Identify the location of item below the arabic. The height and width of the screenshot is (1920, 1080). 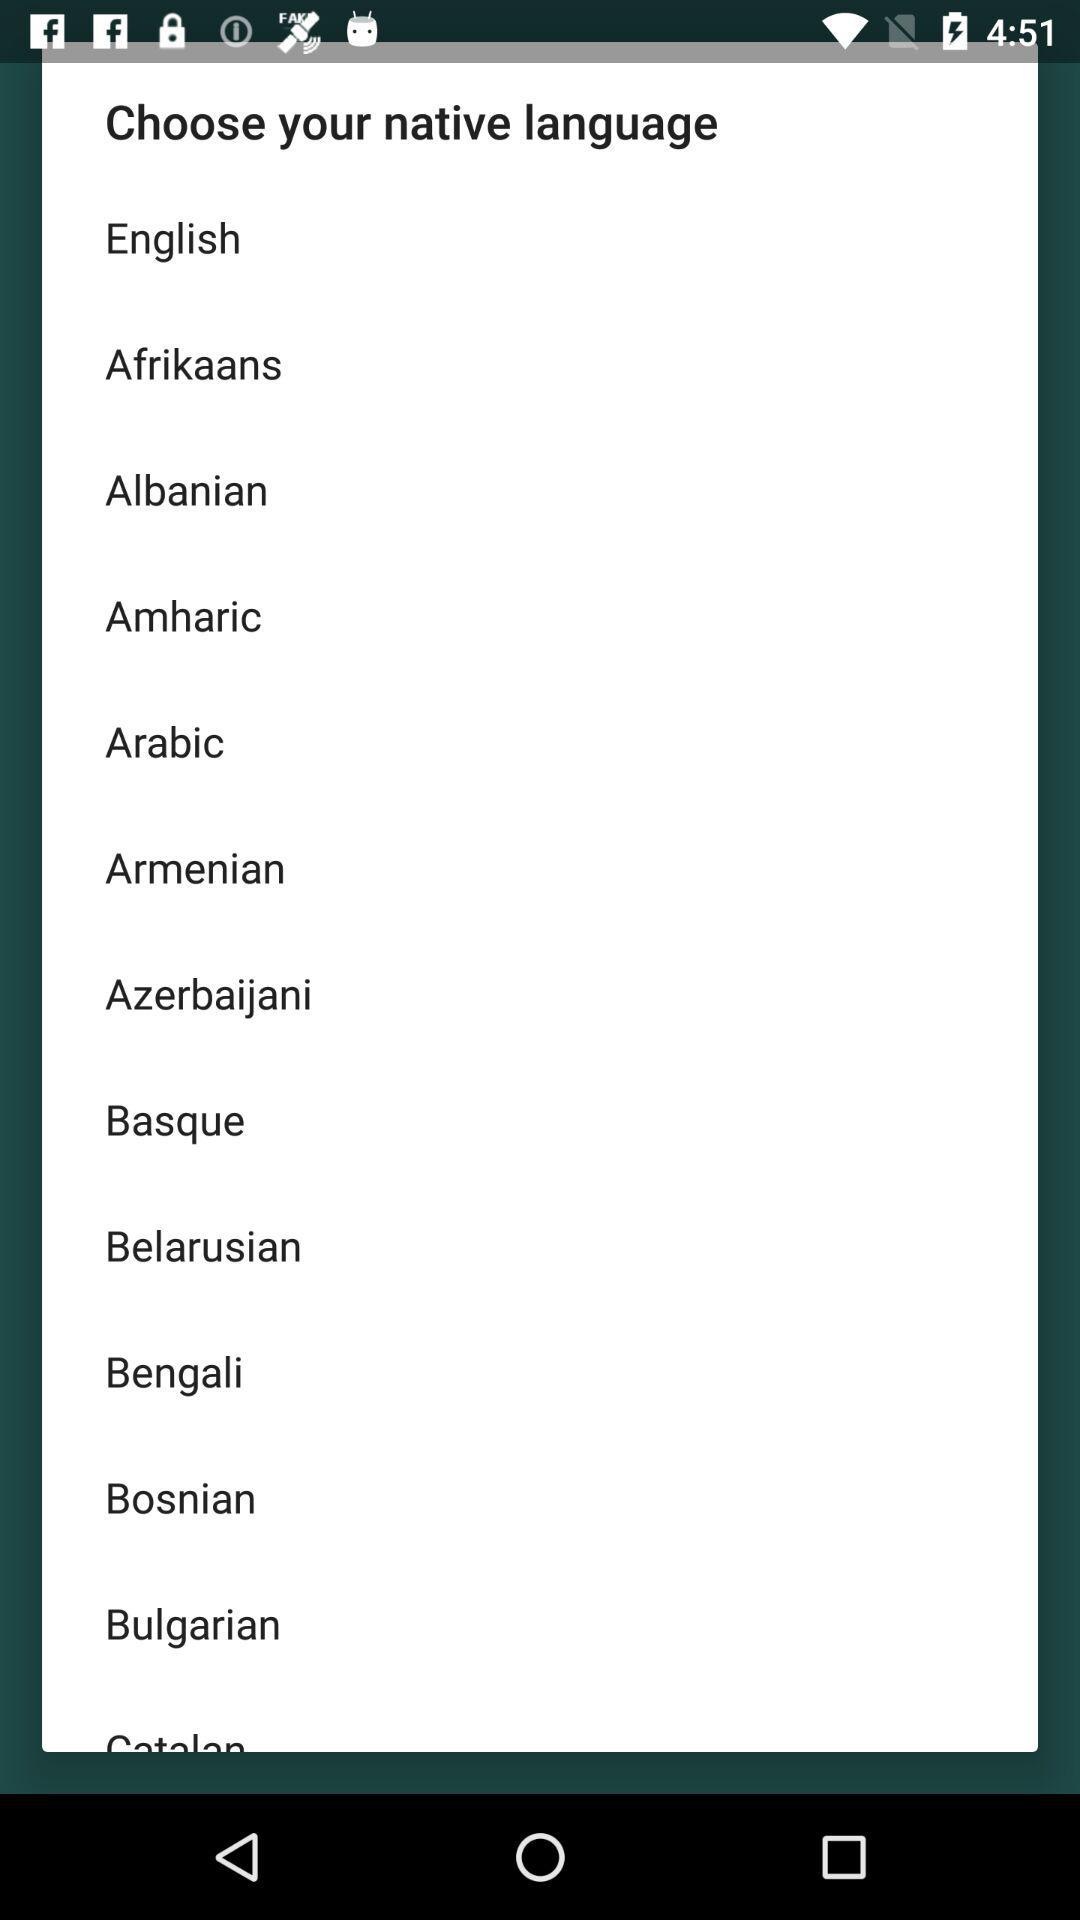
(540, 867).